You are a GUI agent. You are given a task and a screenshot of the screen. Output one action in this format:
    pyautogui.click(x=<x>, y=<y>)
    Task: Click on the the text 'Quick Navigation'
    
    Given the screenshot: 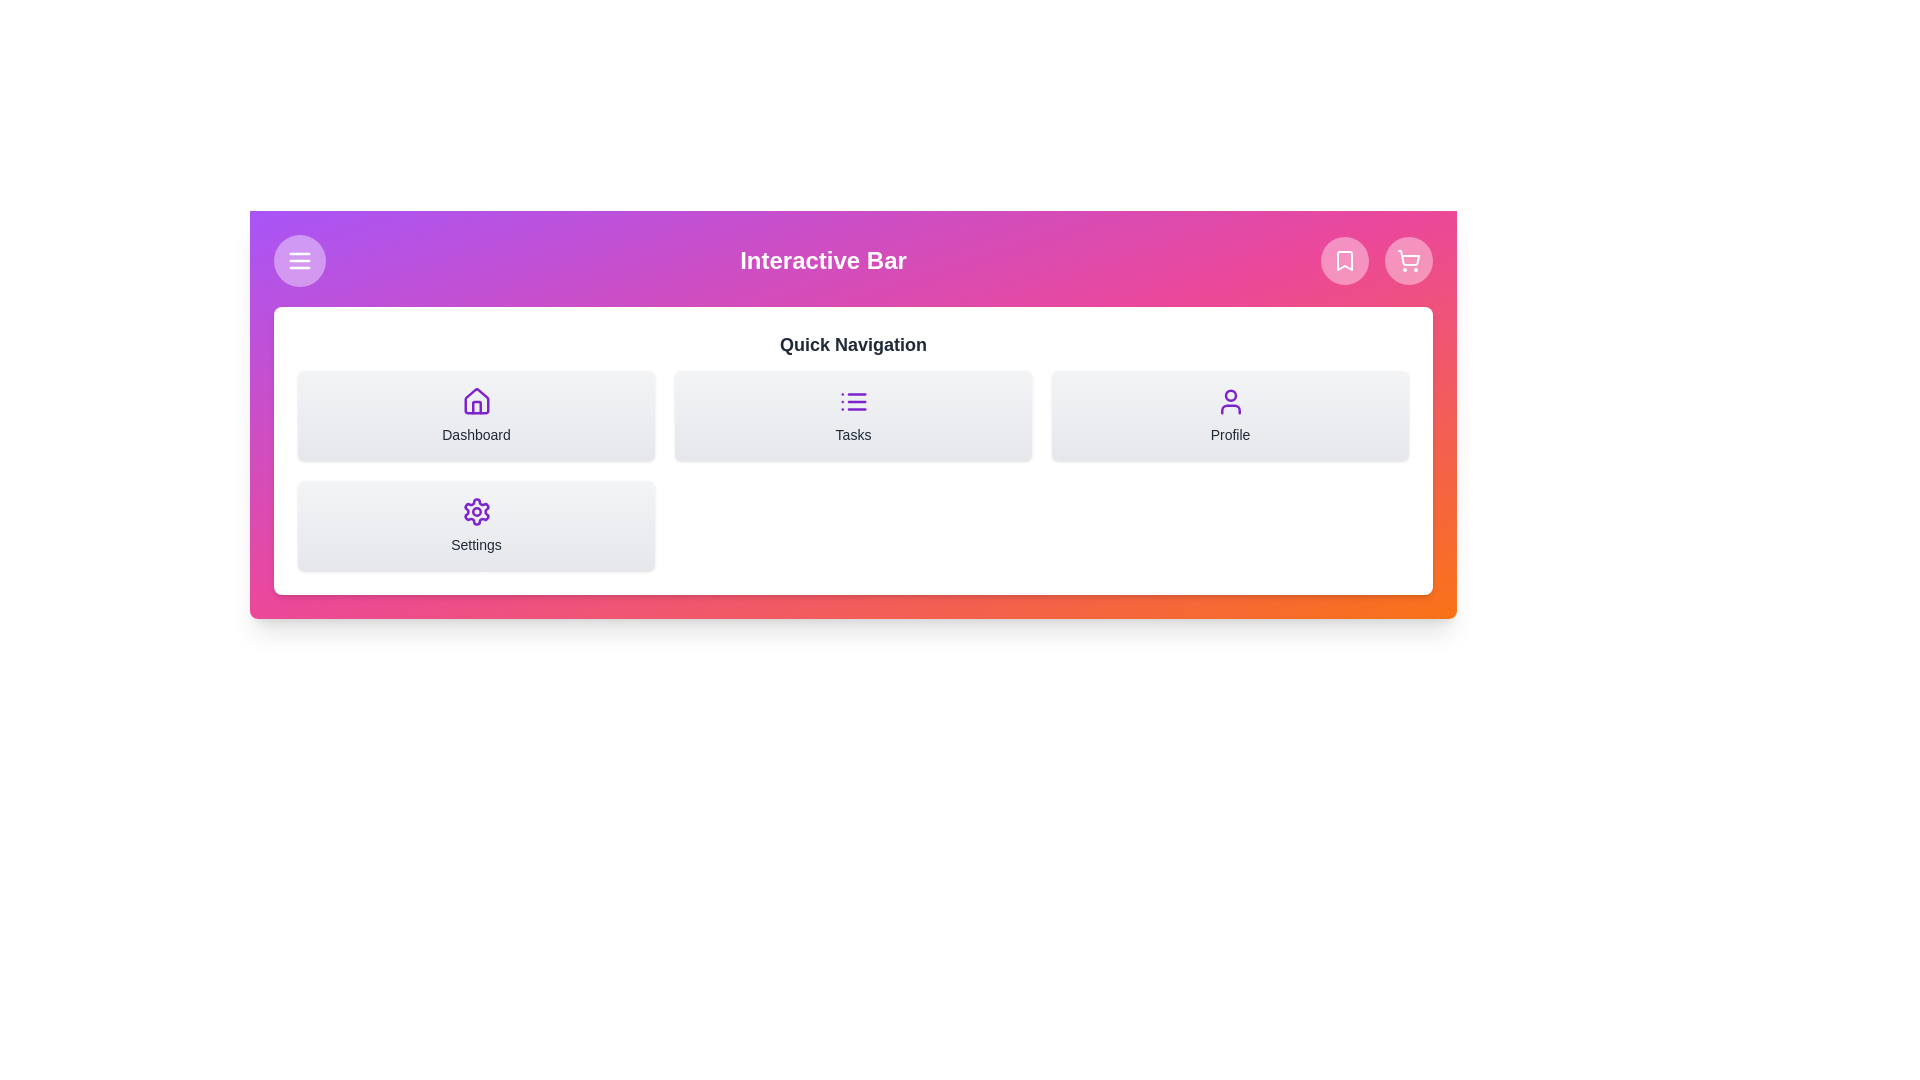 What is the action you would take?
    pyautogui.click(x=853, y=343)
    